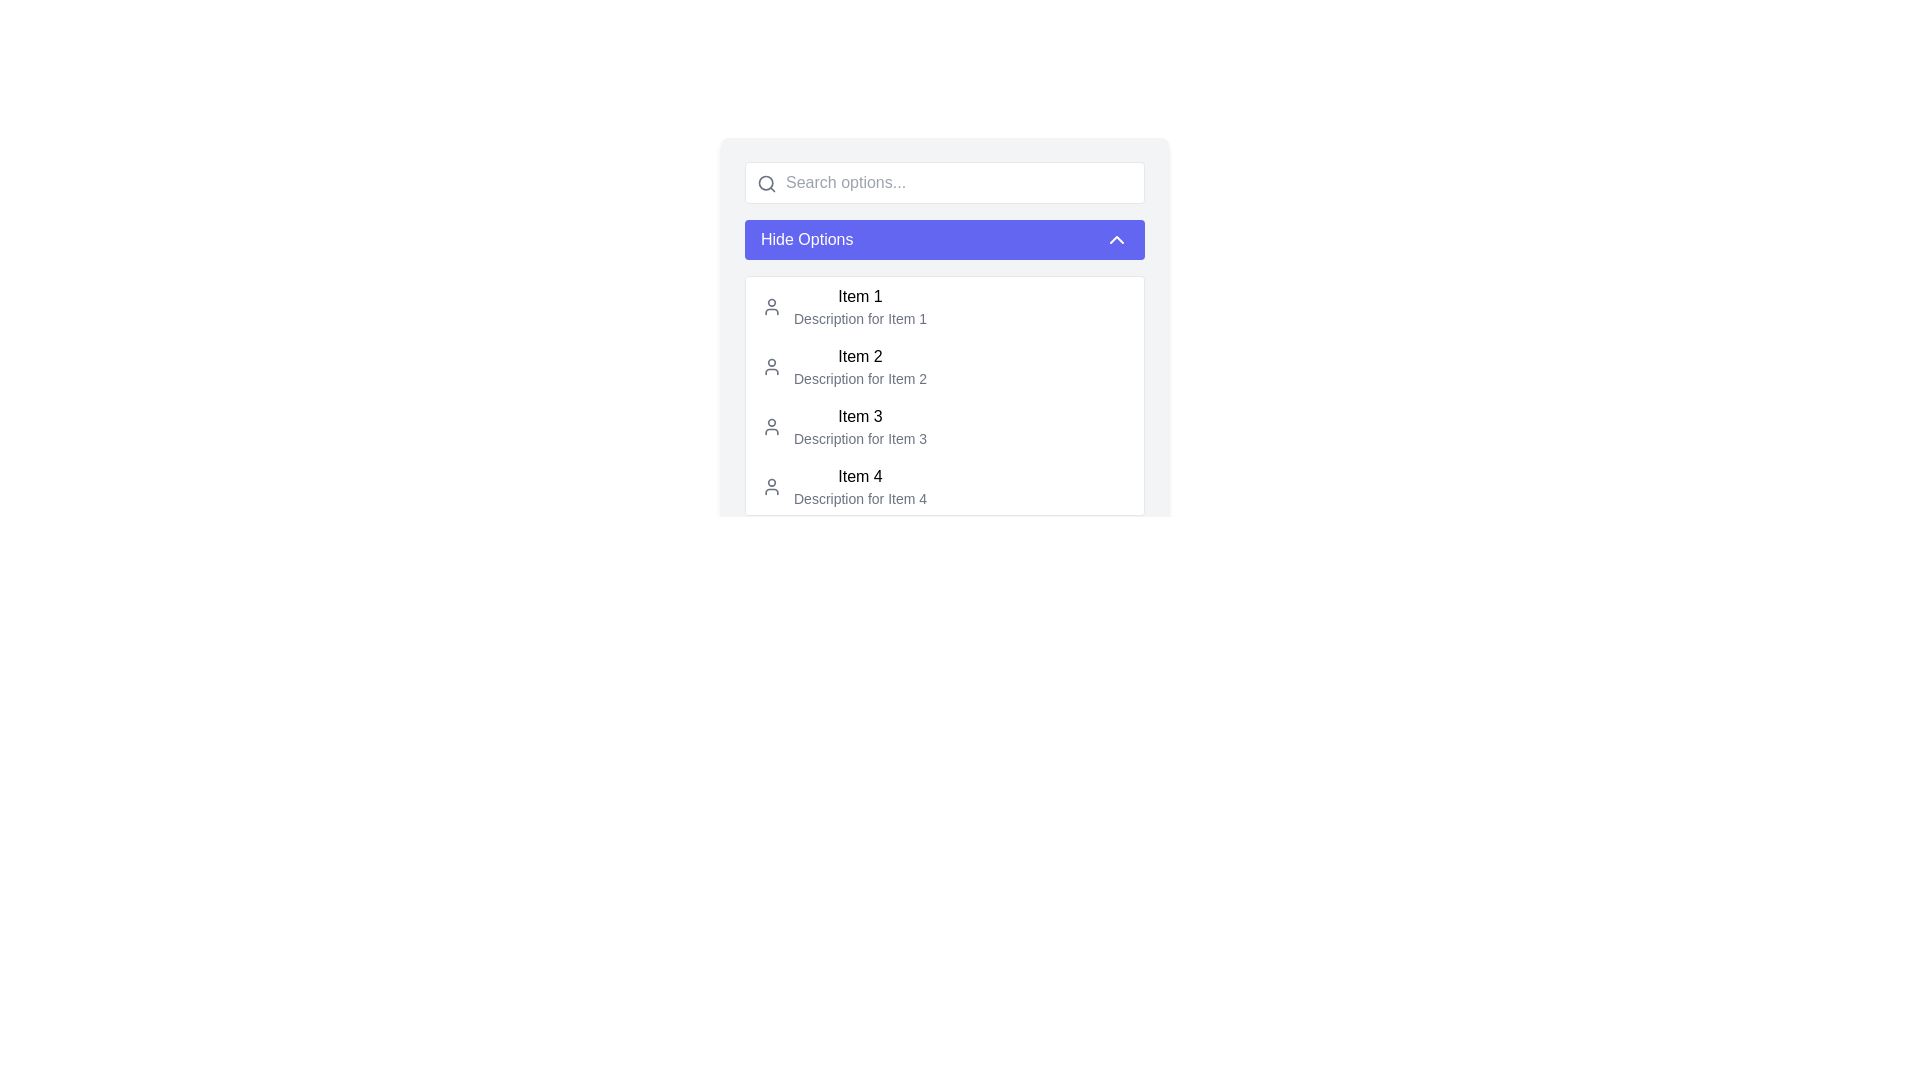 This screenshot has width=1920, height=1080. What do you see at coordinates (860, 426) in the screenshot?
I see `the third item in the vertically stacked list, which provides a title and description but is non-interactive, located between 'Item 2' and 'Item 4'` at bounding box center [860, 426].